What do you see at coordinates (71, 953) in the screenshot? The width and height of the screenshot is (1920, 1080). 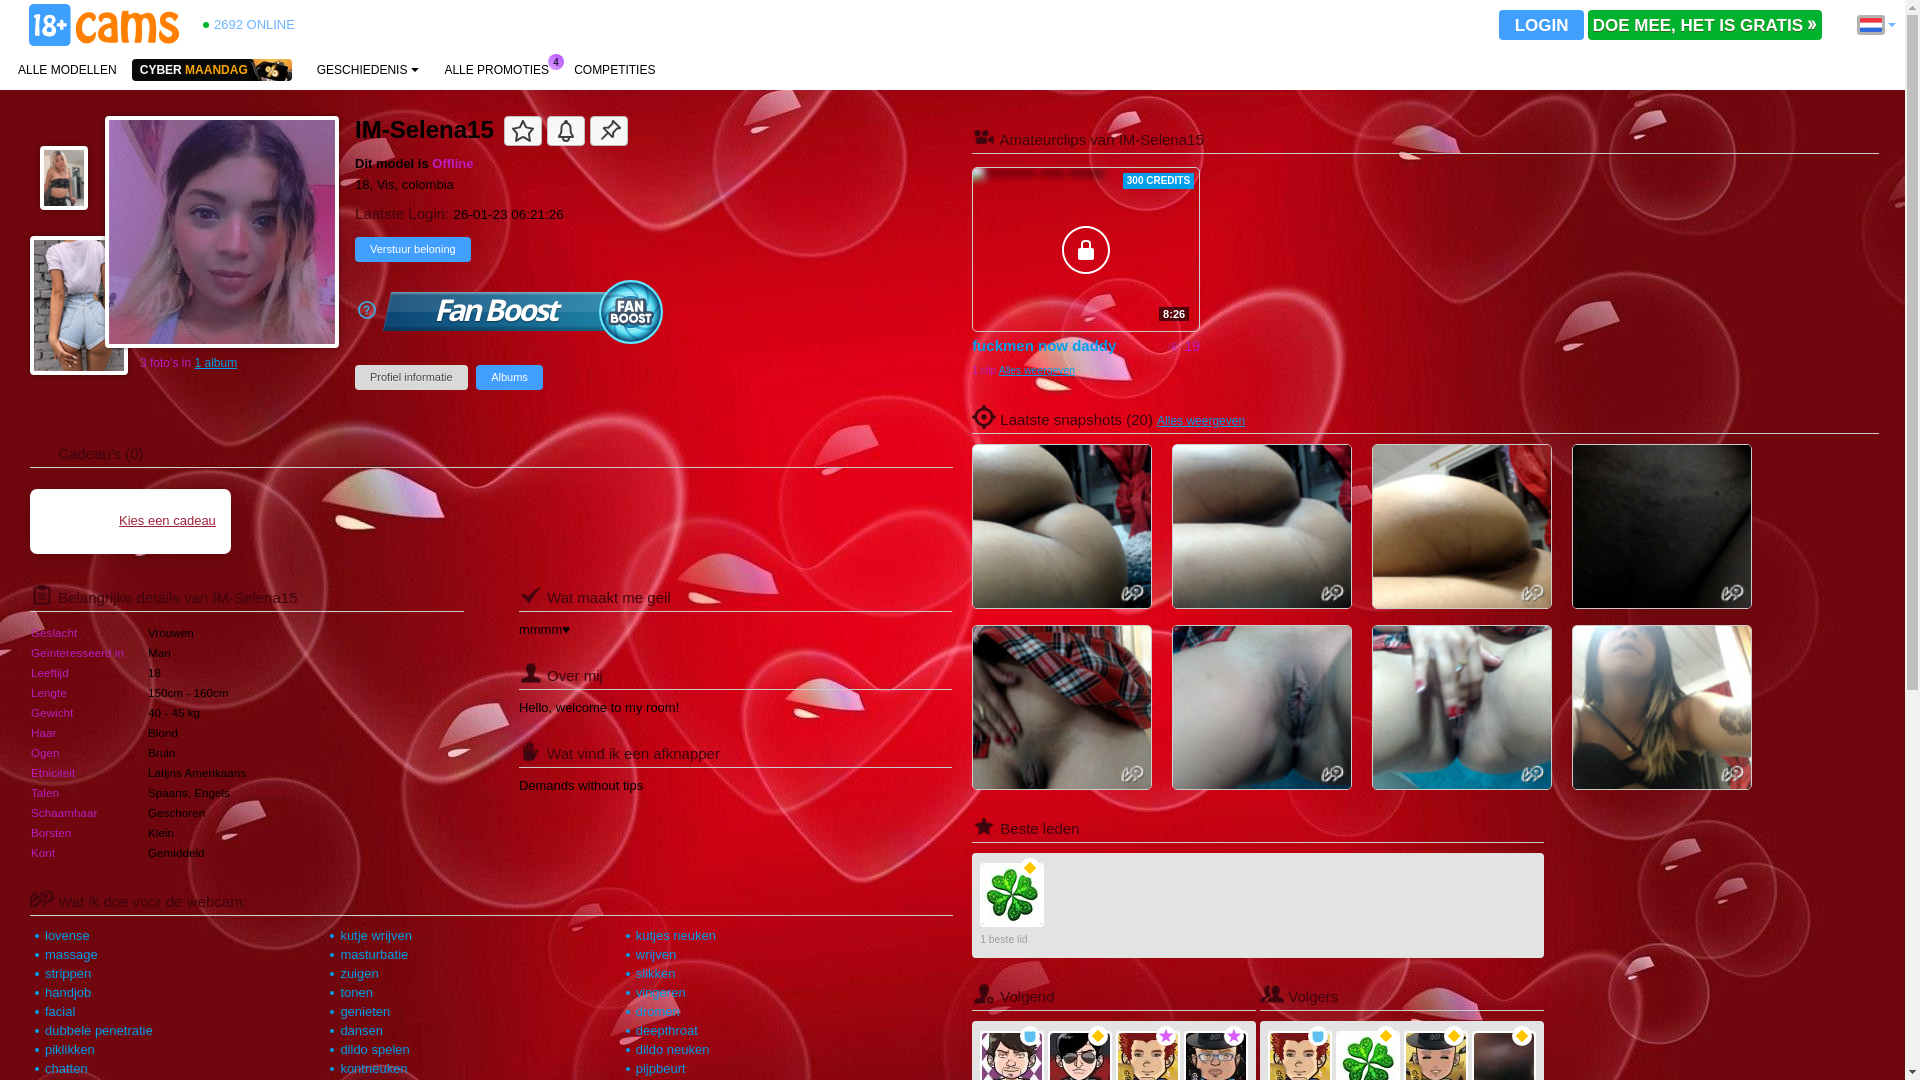 I see `'massage'` at bounding box center [71, 953].